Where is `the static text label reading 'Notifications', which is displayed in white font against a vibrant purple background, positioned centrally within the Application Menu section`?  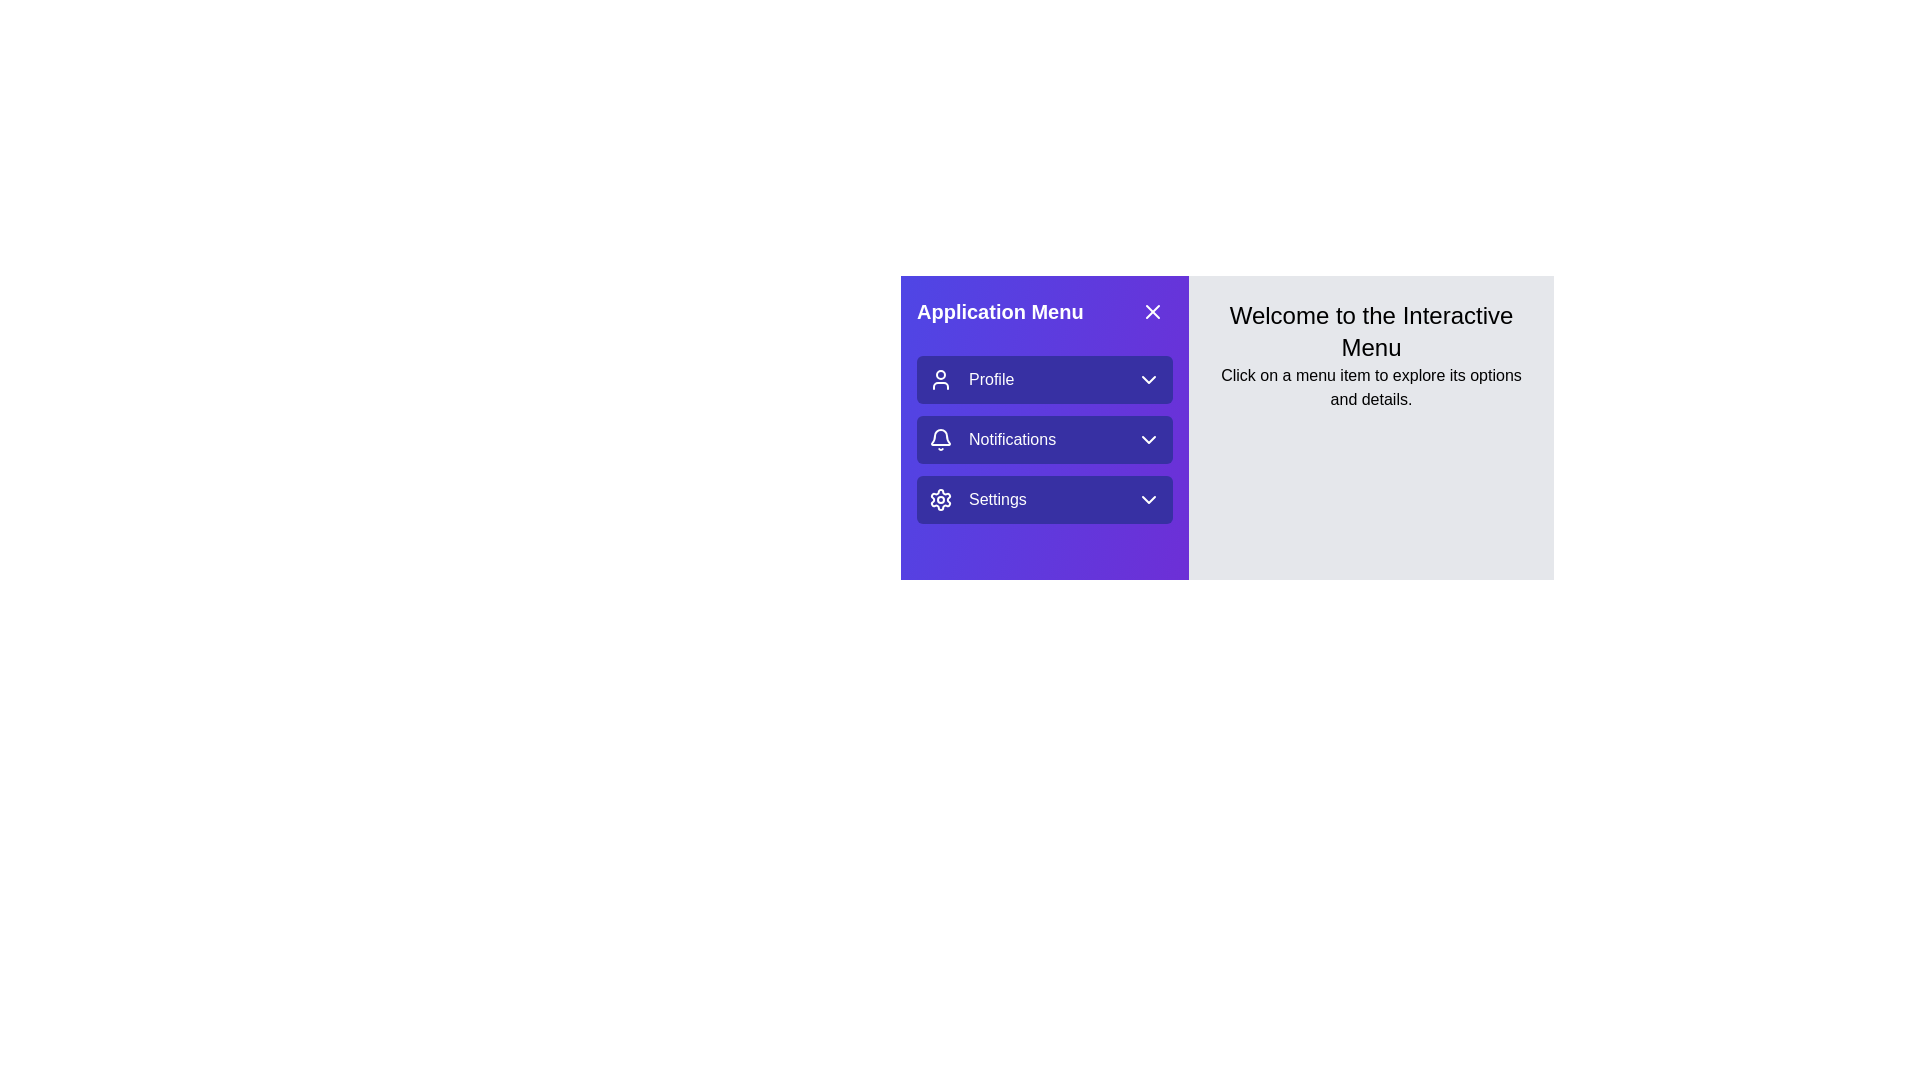
the static text label reading 'Notifications', which is displayed in white font against a vibrant purple background, positioned centrally within the Application Menu section is located at coordinates (1012, 438).